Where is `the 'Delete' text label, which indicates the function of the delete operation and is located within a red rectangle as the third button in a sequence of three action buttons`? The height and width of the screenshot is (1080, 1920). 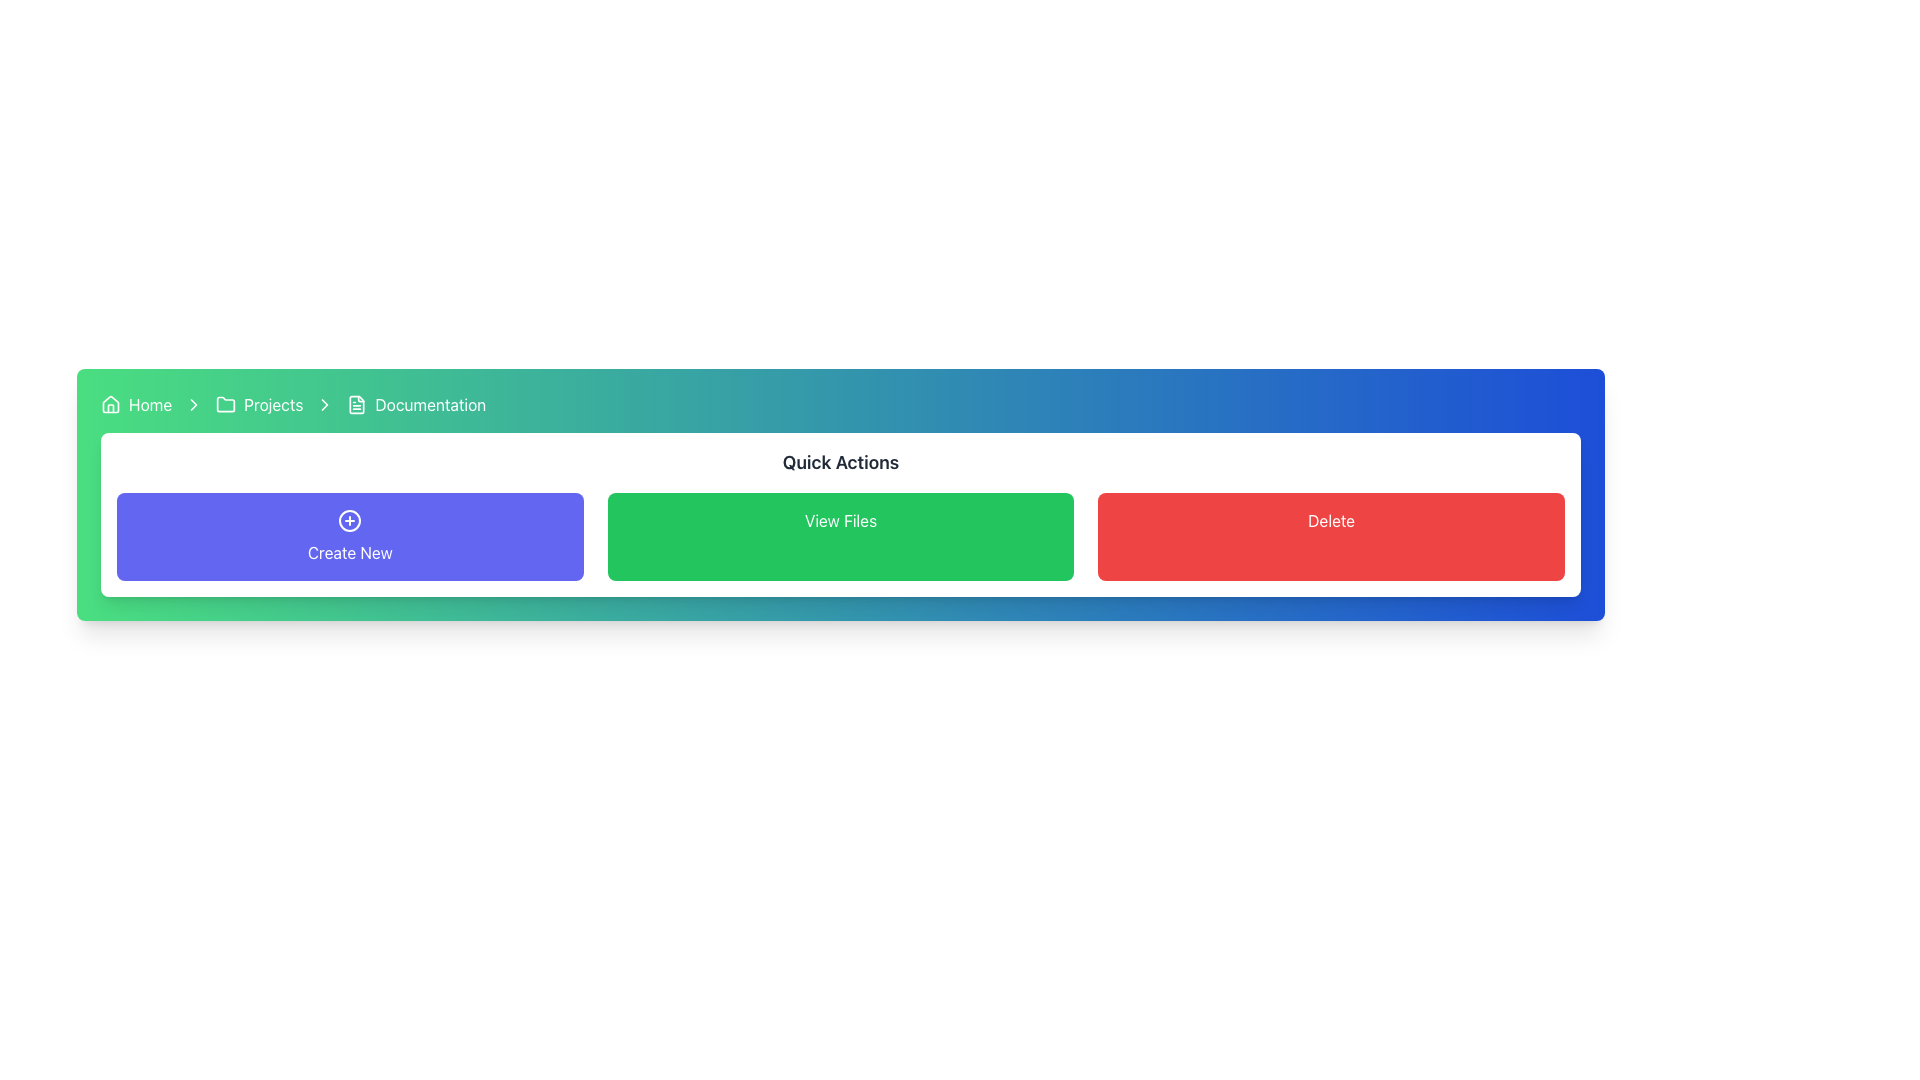 the 'Delete' text label, which indicates the function of the delete operation and is located within a red rectangle as the third button in a sequence of three action buttons is located at coordinates (1331, 519).